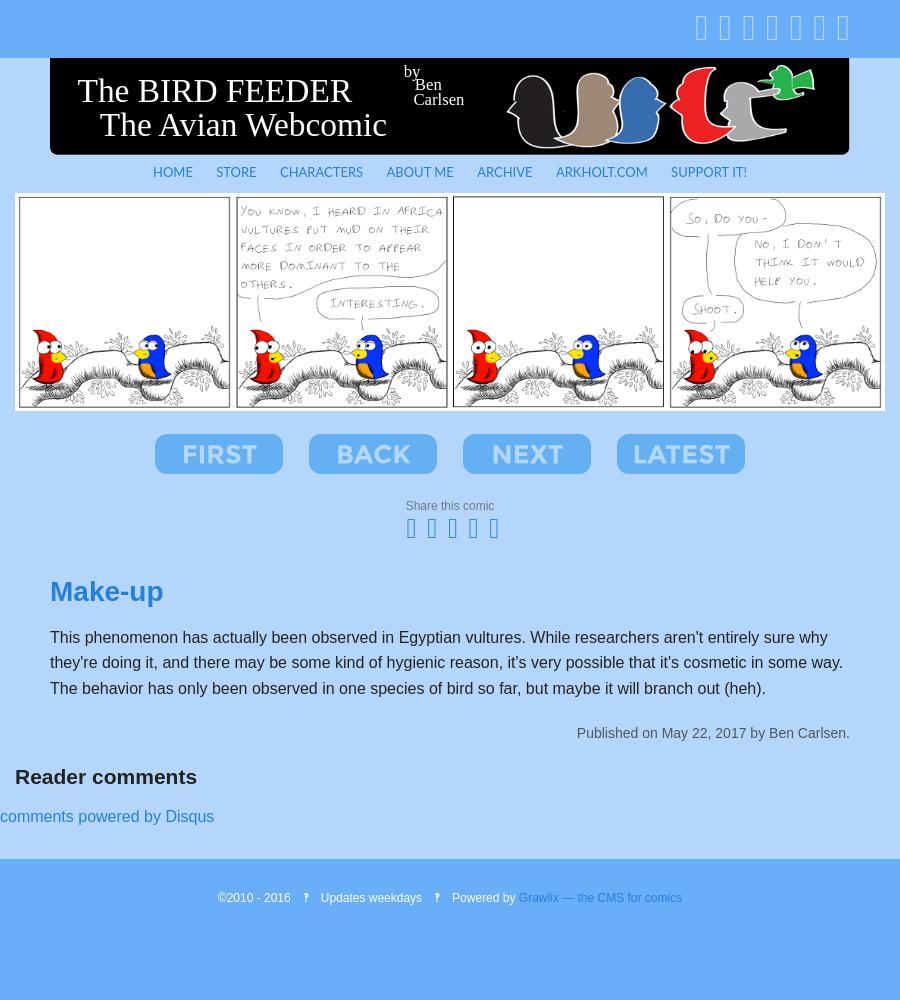  I want to click on 'This phenomenon has actually been observed in Egyptian vultures. While researchers aren't entirely sure why they're doing it, and there may be some kind of hygienic reason, it's very possible that it's cosmetic in some way. The behavior has only been observed in one species of bird so far, but maybe it will branch out (heh).', so click(49, 662).